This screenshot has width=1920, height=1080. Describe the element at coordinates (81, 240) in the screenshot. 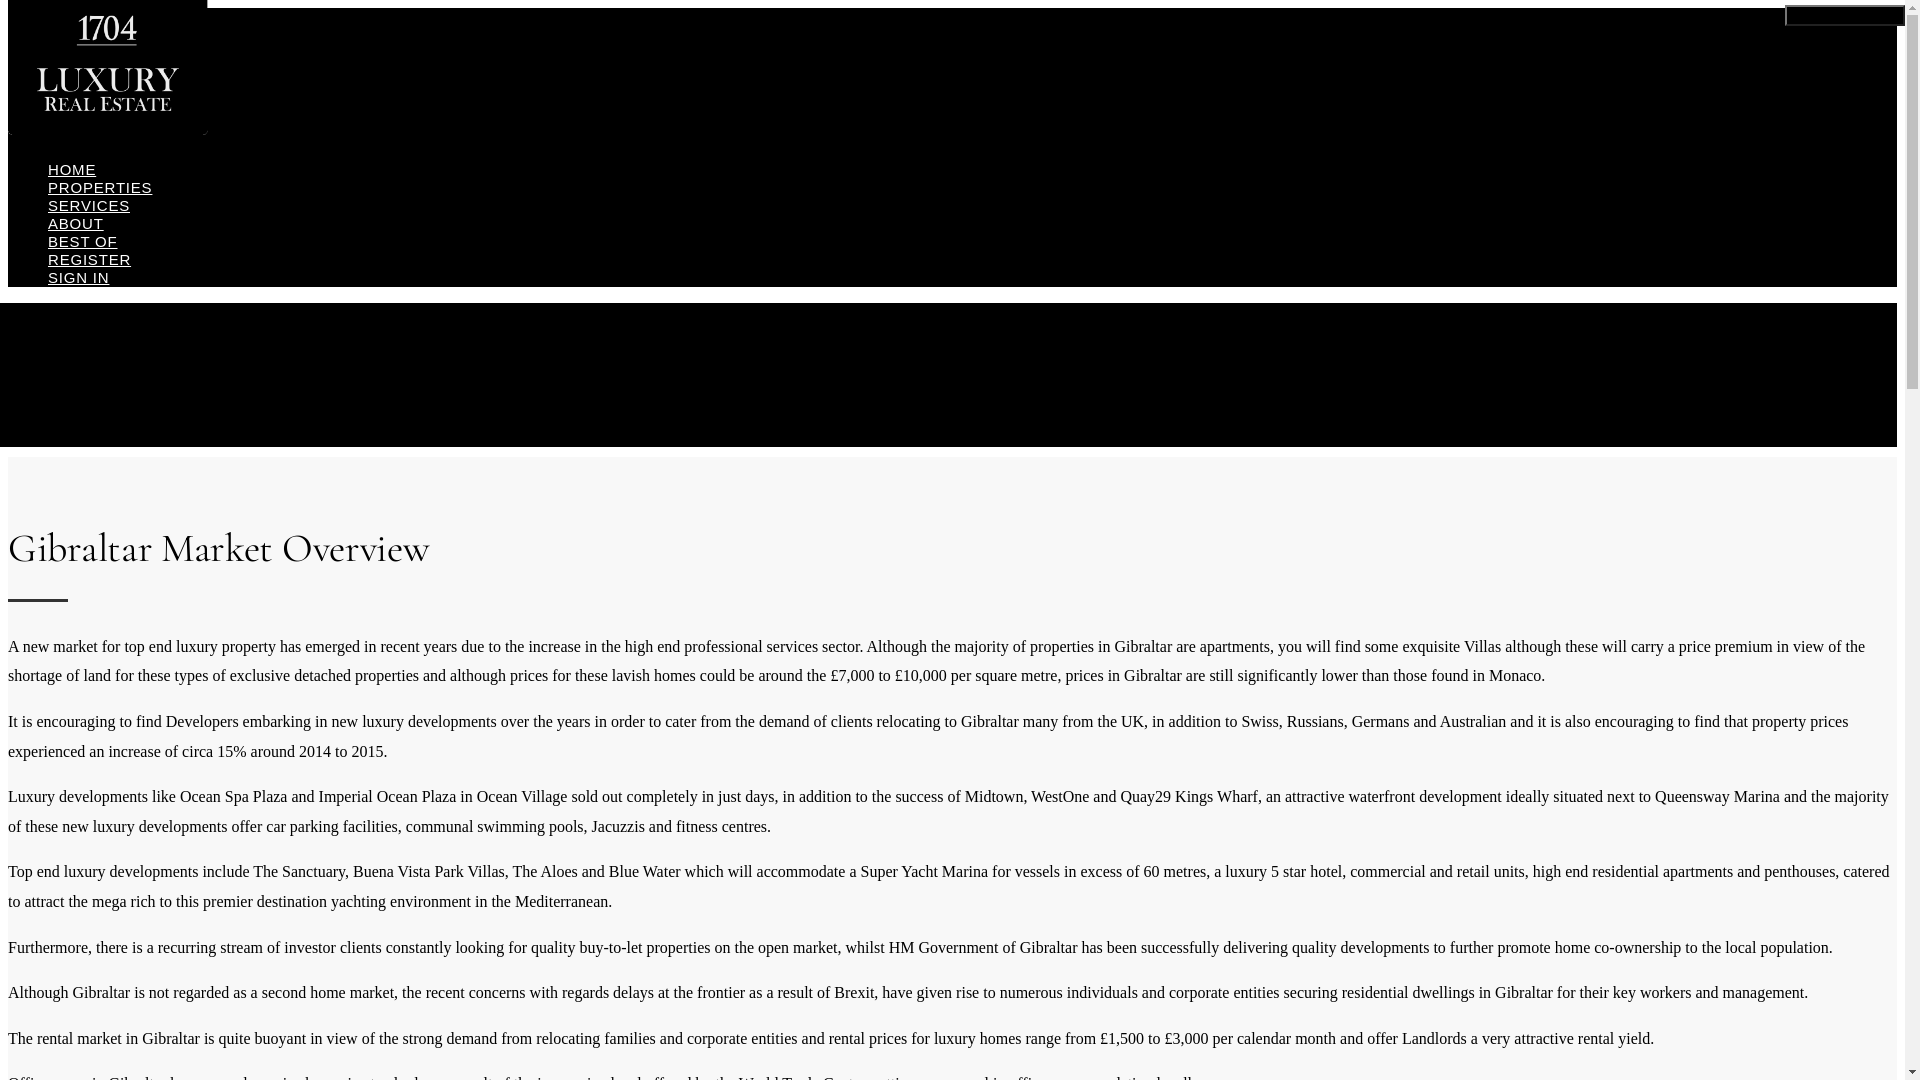

I see `'BEST OF'` at that location.